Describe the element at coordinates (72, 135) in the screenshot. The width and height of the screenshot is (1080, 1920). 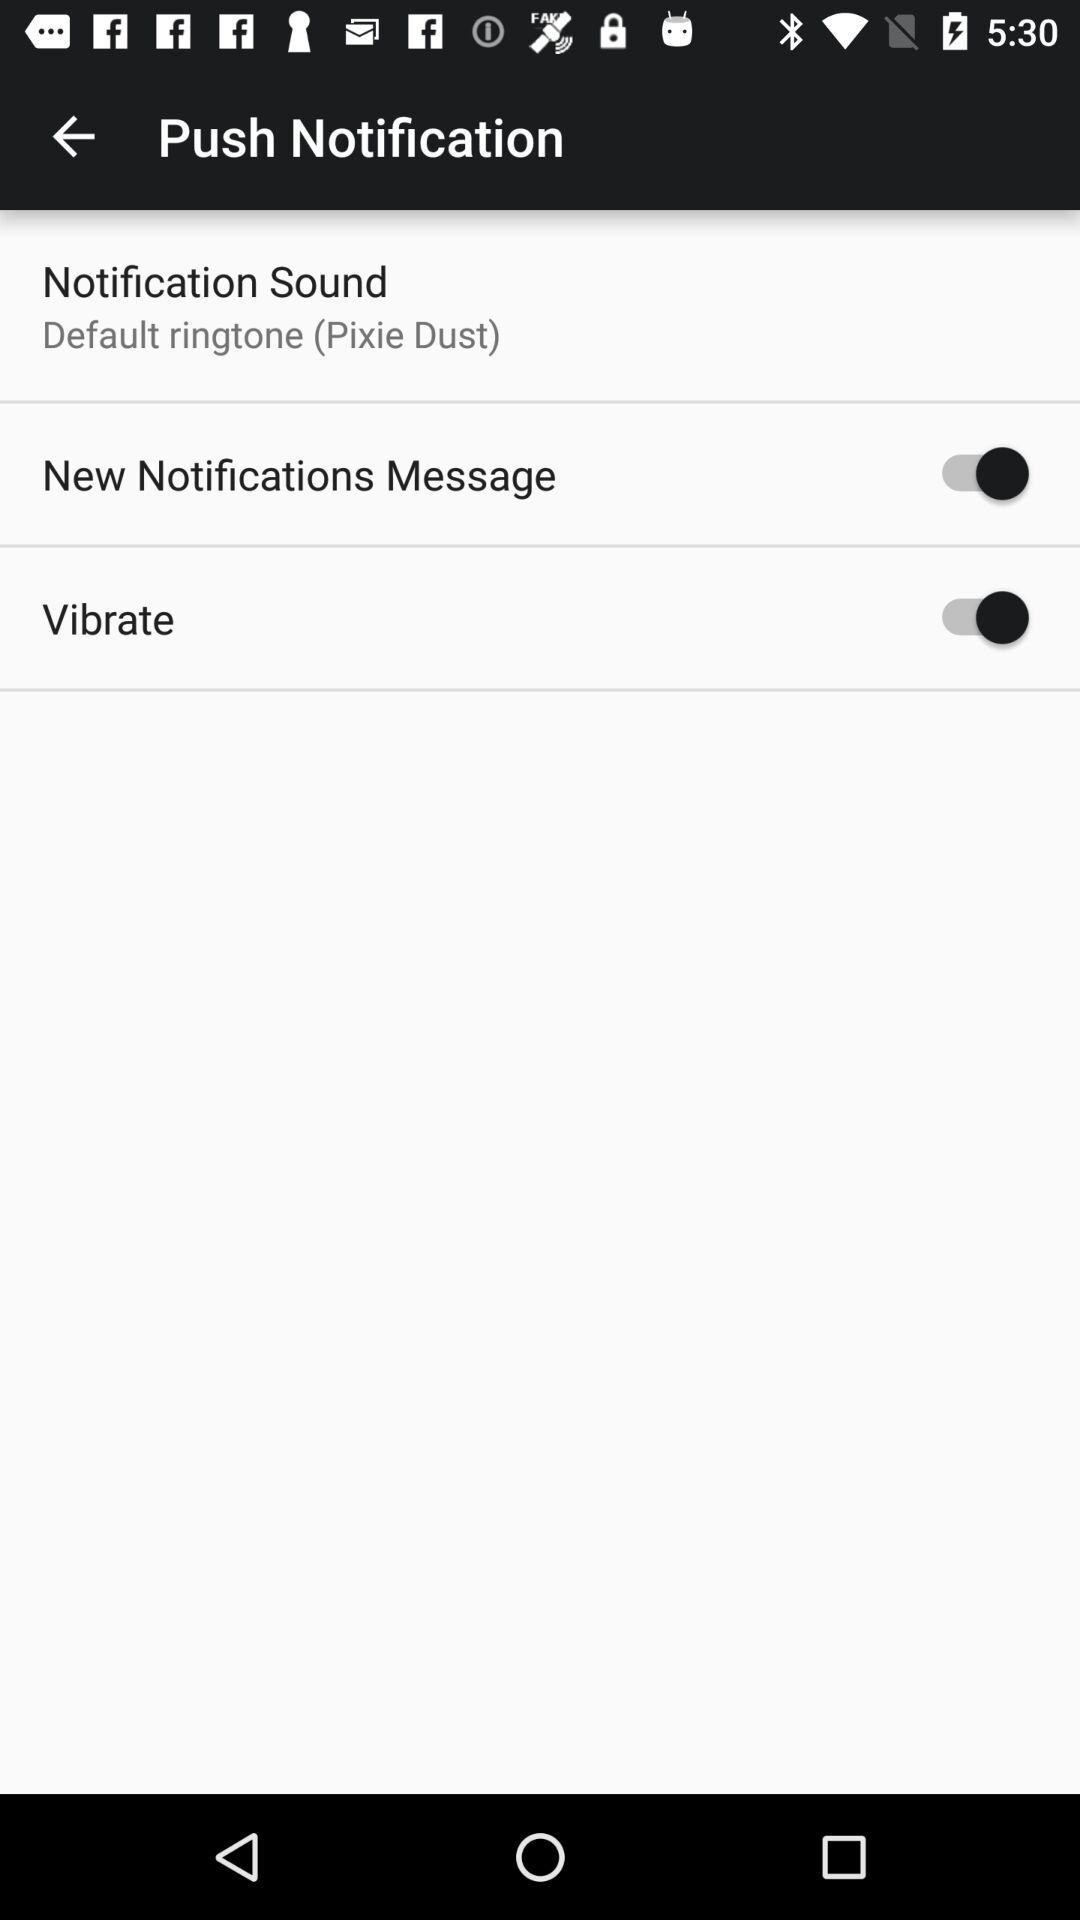
I see `the icon above the notification sound item` at that location.